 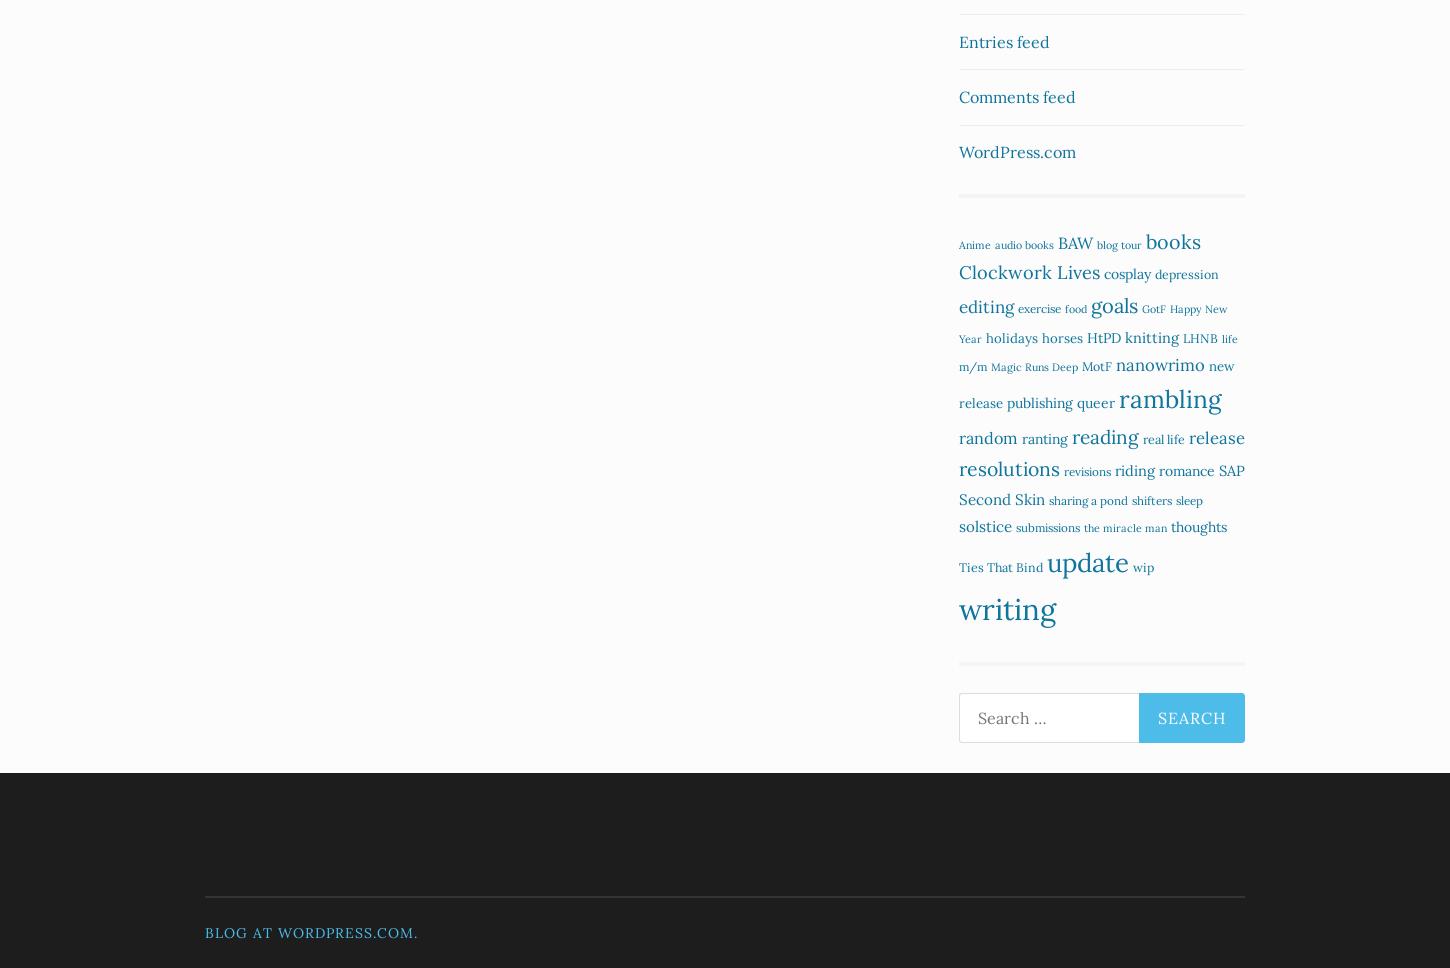 I want to click on 'reading', so click(x=1104, y=435).